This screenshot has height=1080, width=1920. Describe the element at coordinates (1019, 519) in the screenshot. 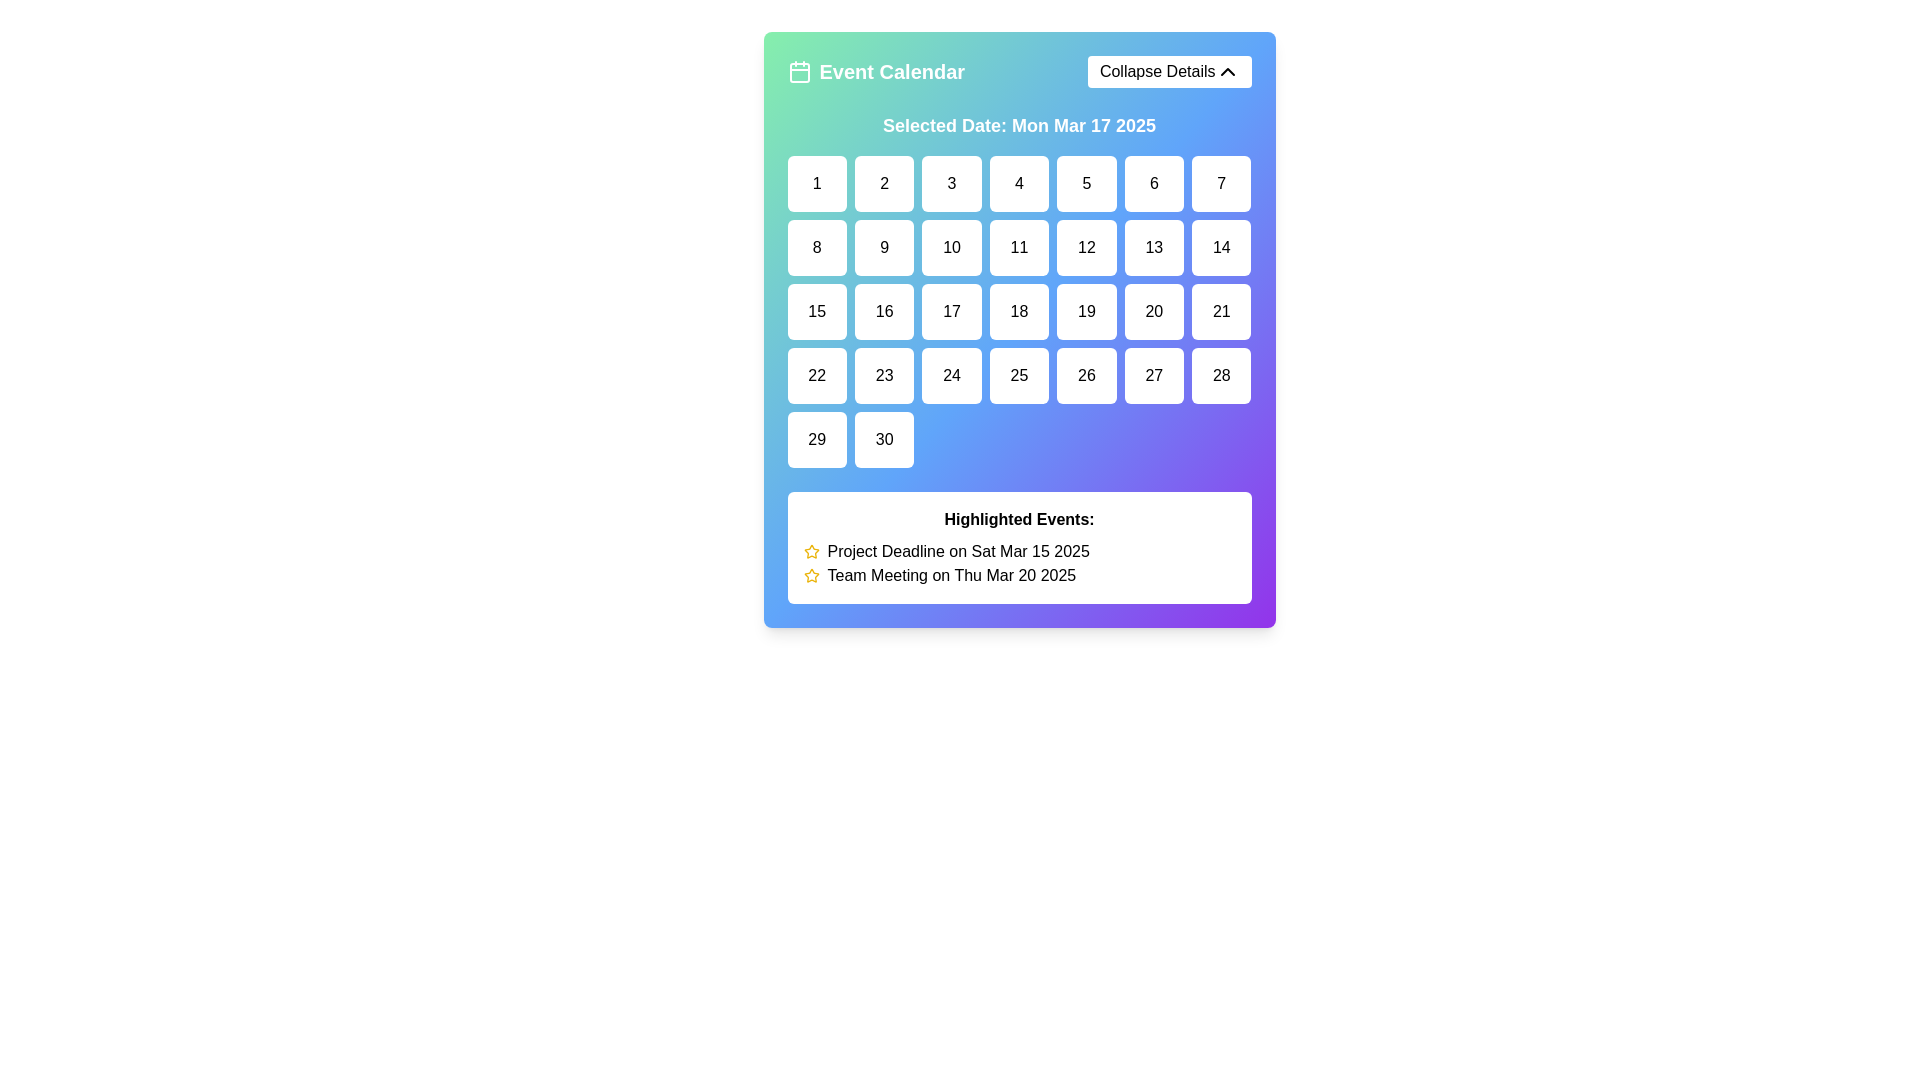

I see `the text label that indicates notable events, located within a light-colored box at the bottom of the calendar interface` at that location.